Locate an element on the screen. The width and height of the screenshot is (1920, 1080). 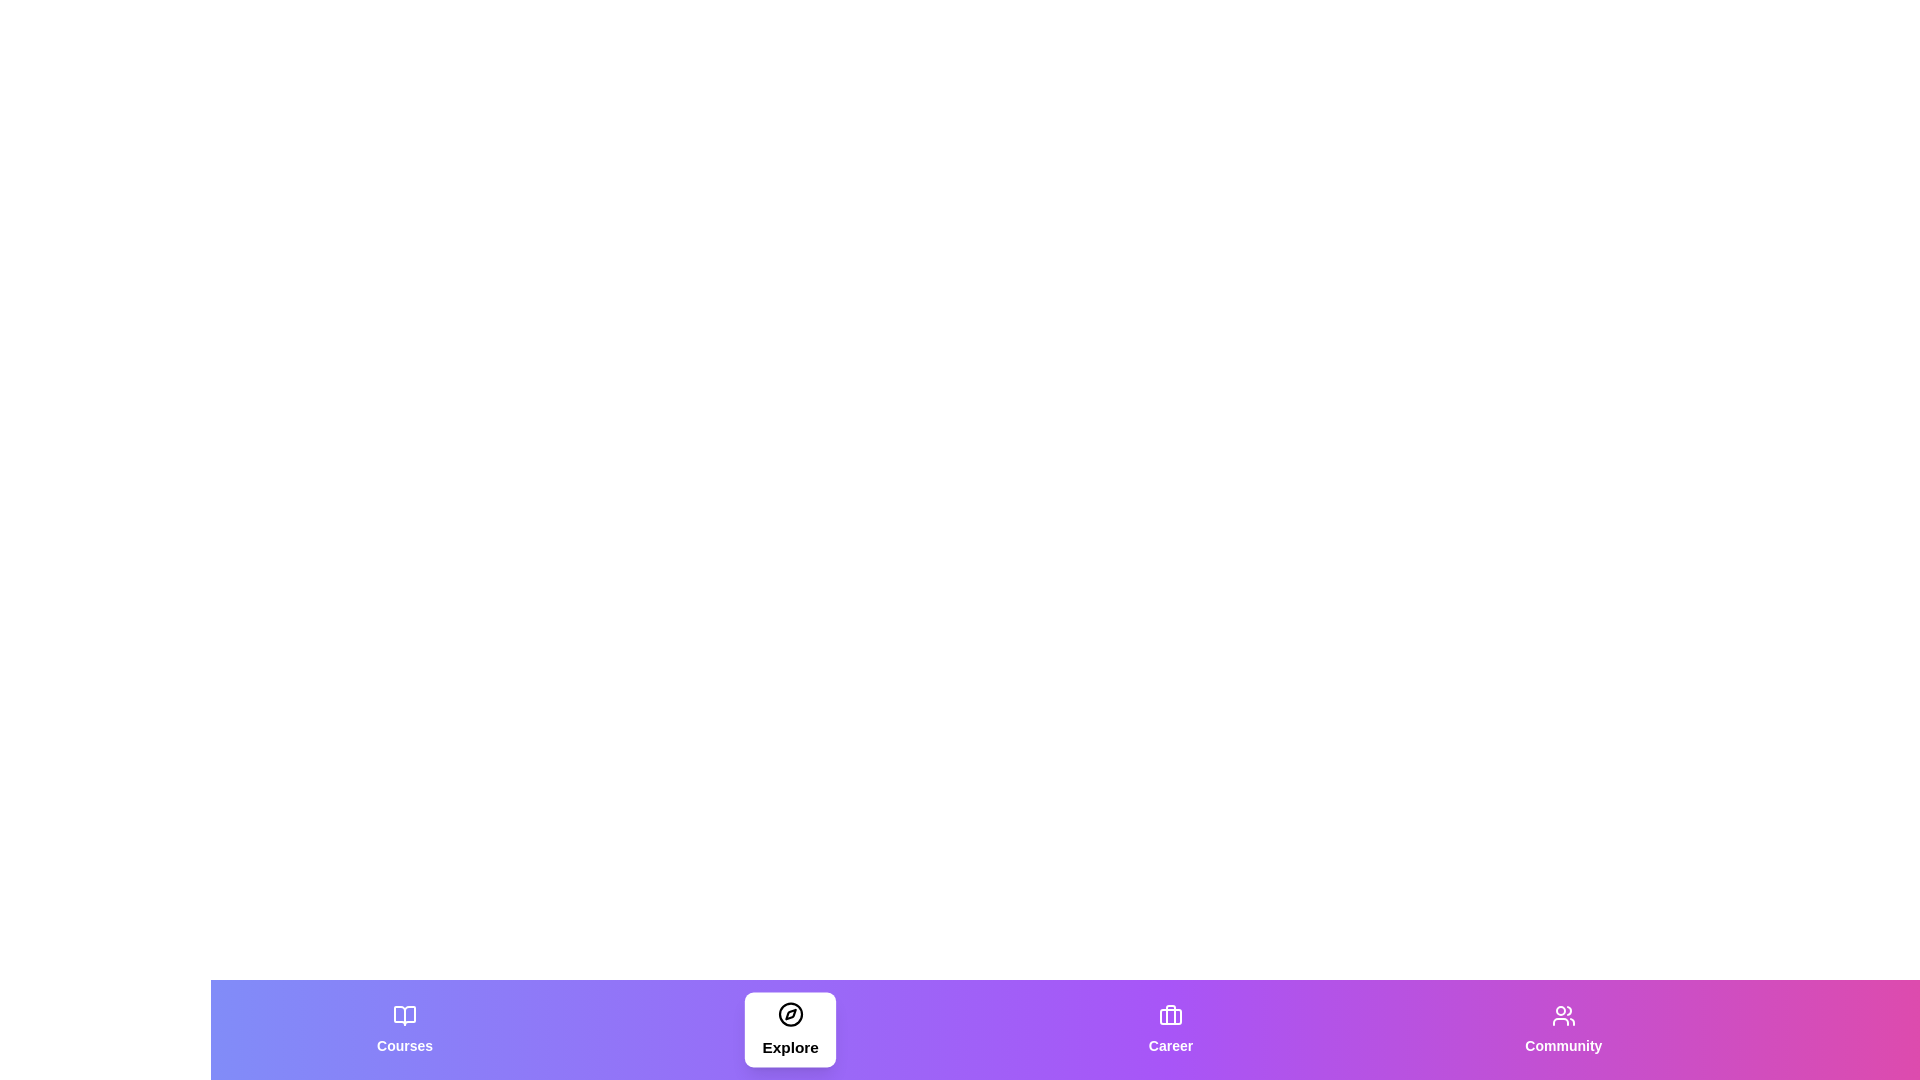
the tab labeled Explore is located at coordinates (789, 1029).